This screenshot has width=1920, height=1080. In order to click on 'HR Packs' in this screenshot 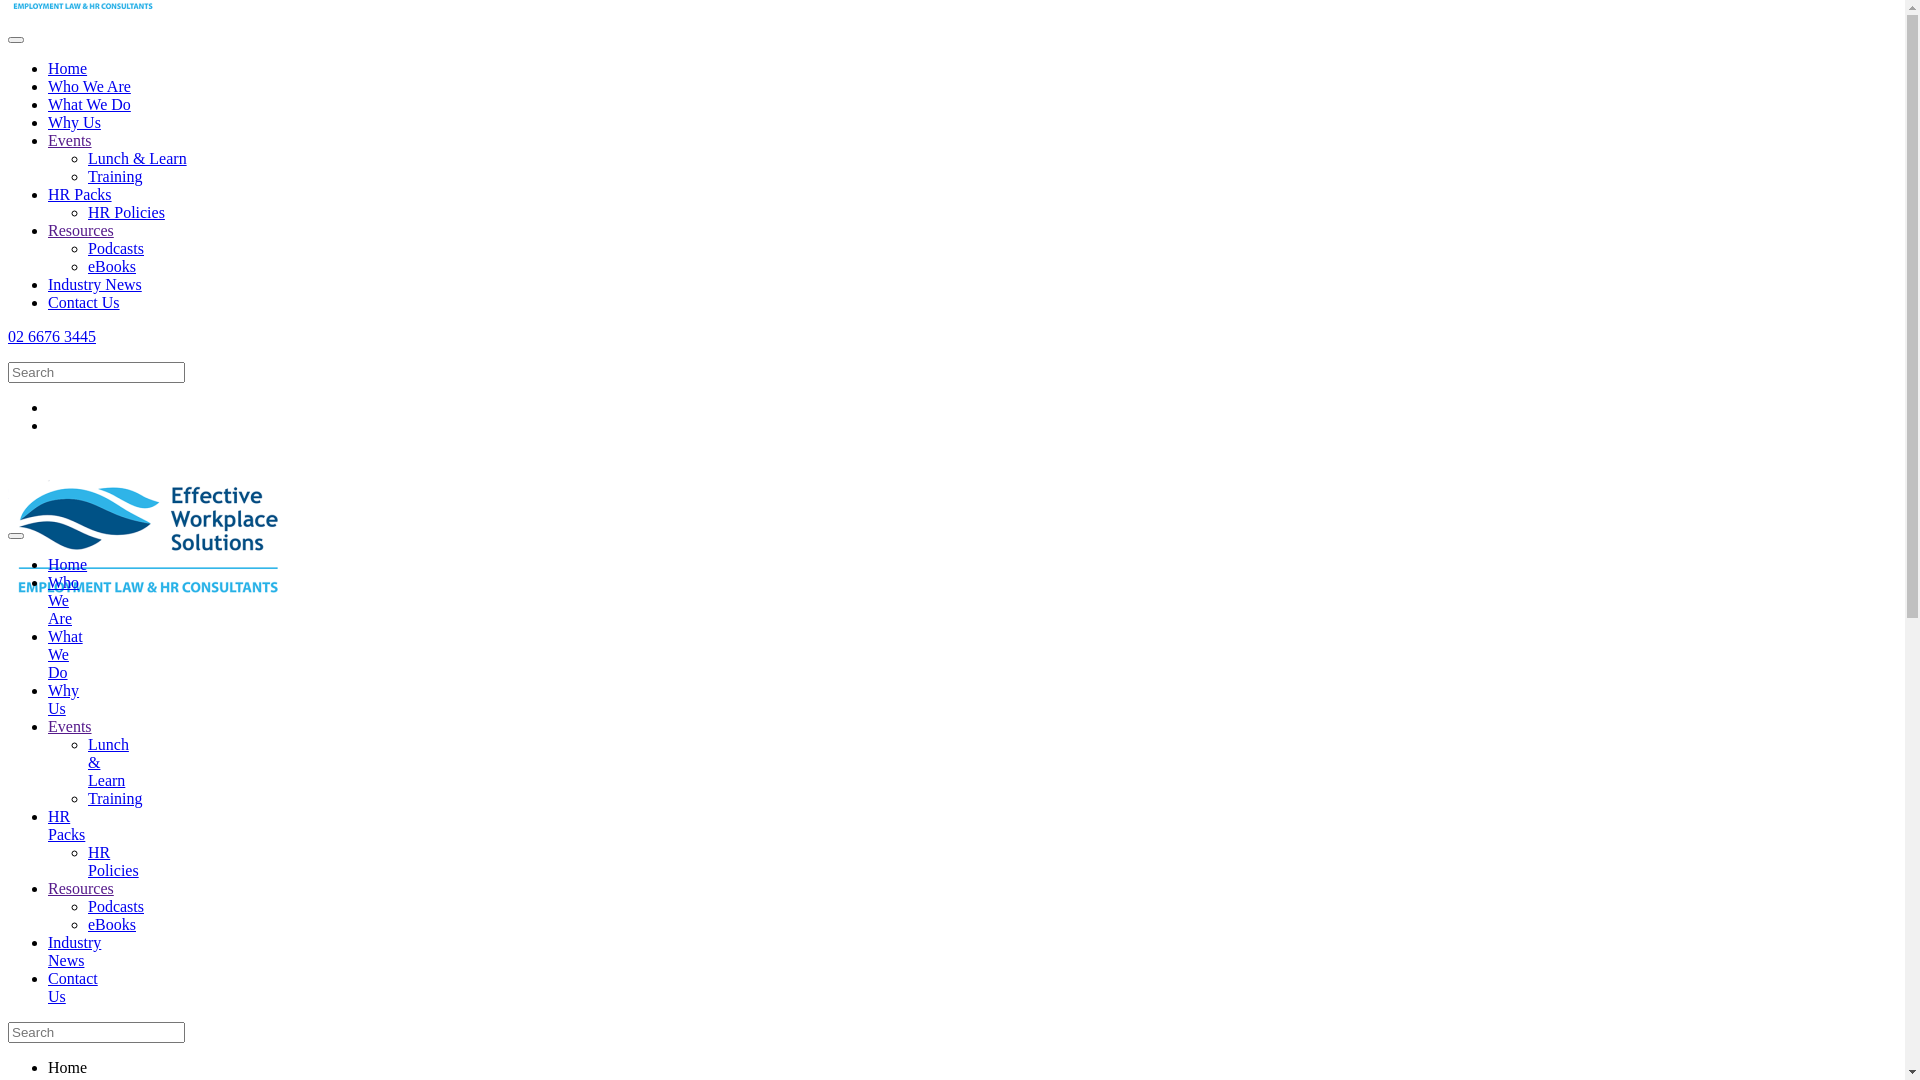, I will do `click(80, 194)`.